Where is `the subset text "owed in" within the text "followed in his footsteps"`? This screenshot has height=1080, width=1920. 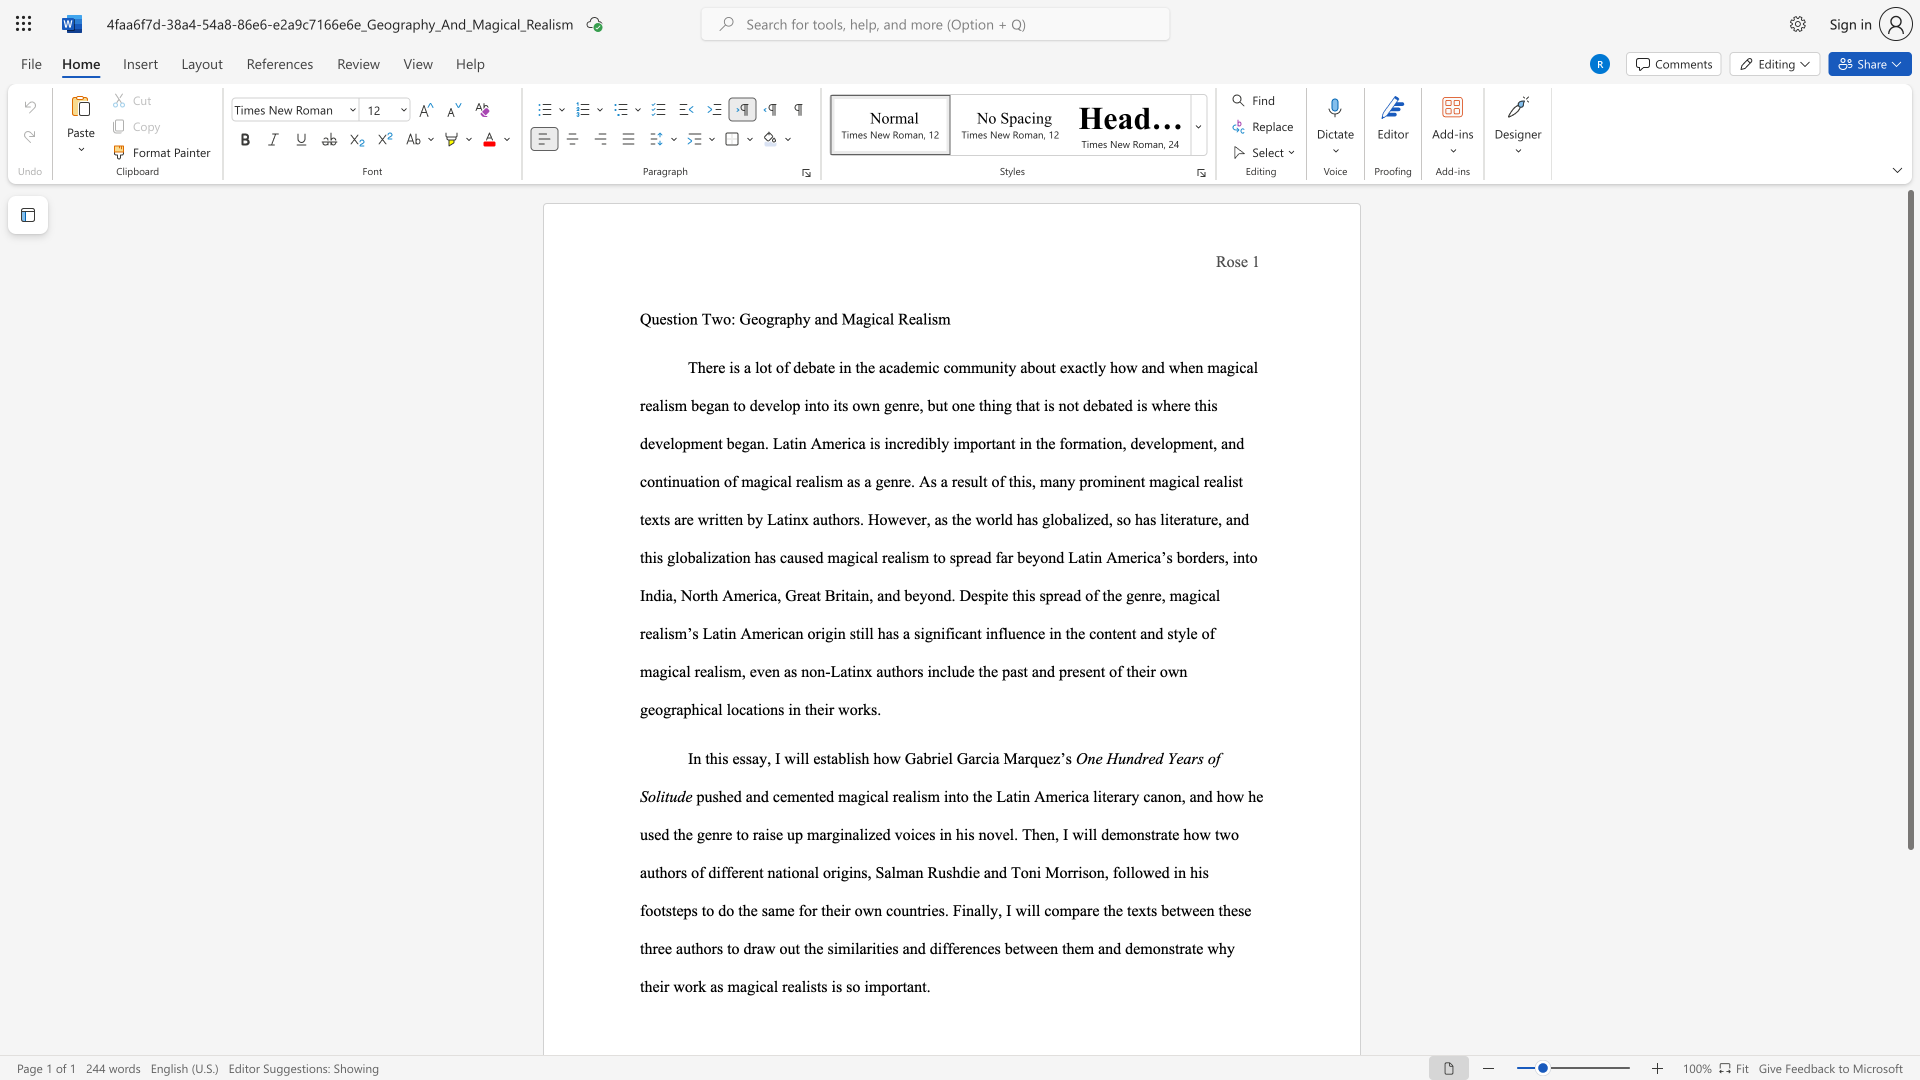
the subset text "owed in" within the text "followed in his footsteps" is located at coordinates (1135, 871).